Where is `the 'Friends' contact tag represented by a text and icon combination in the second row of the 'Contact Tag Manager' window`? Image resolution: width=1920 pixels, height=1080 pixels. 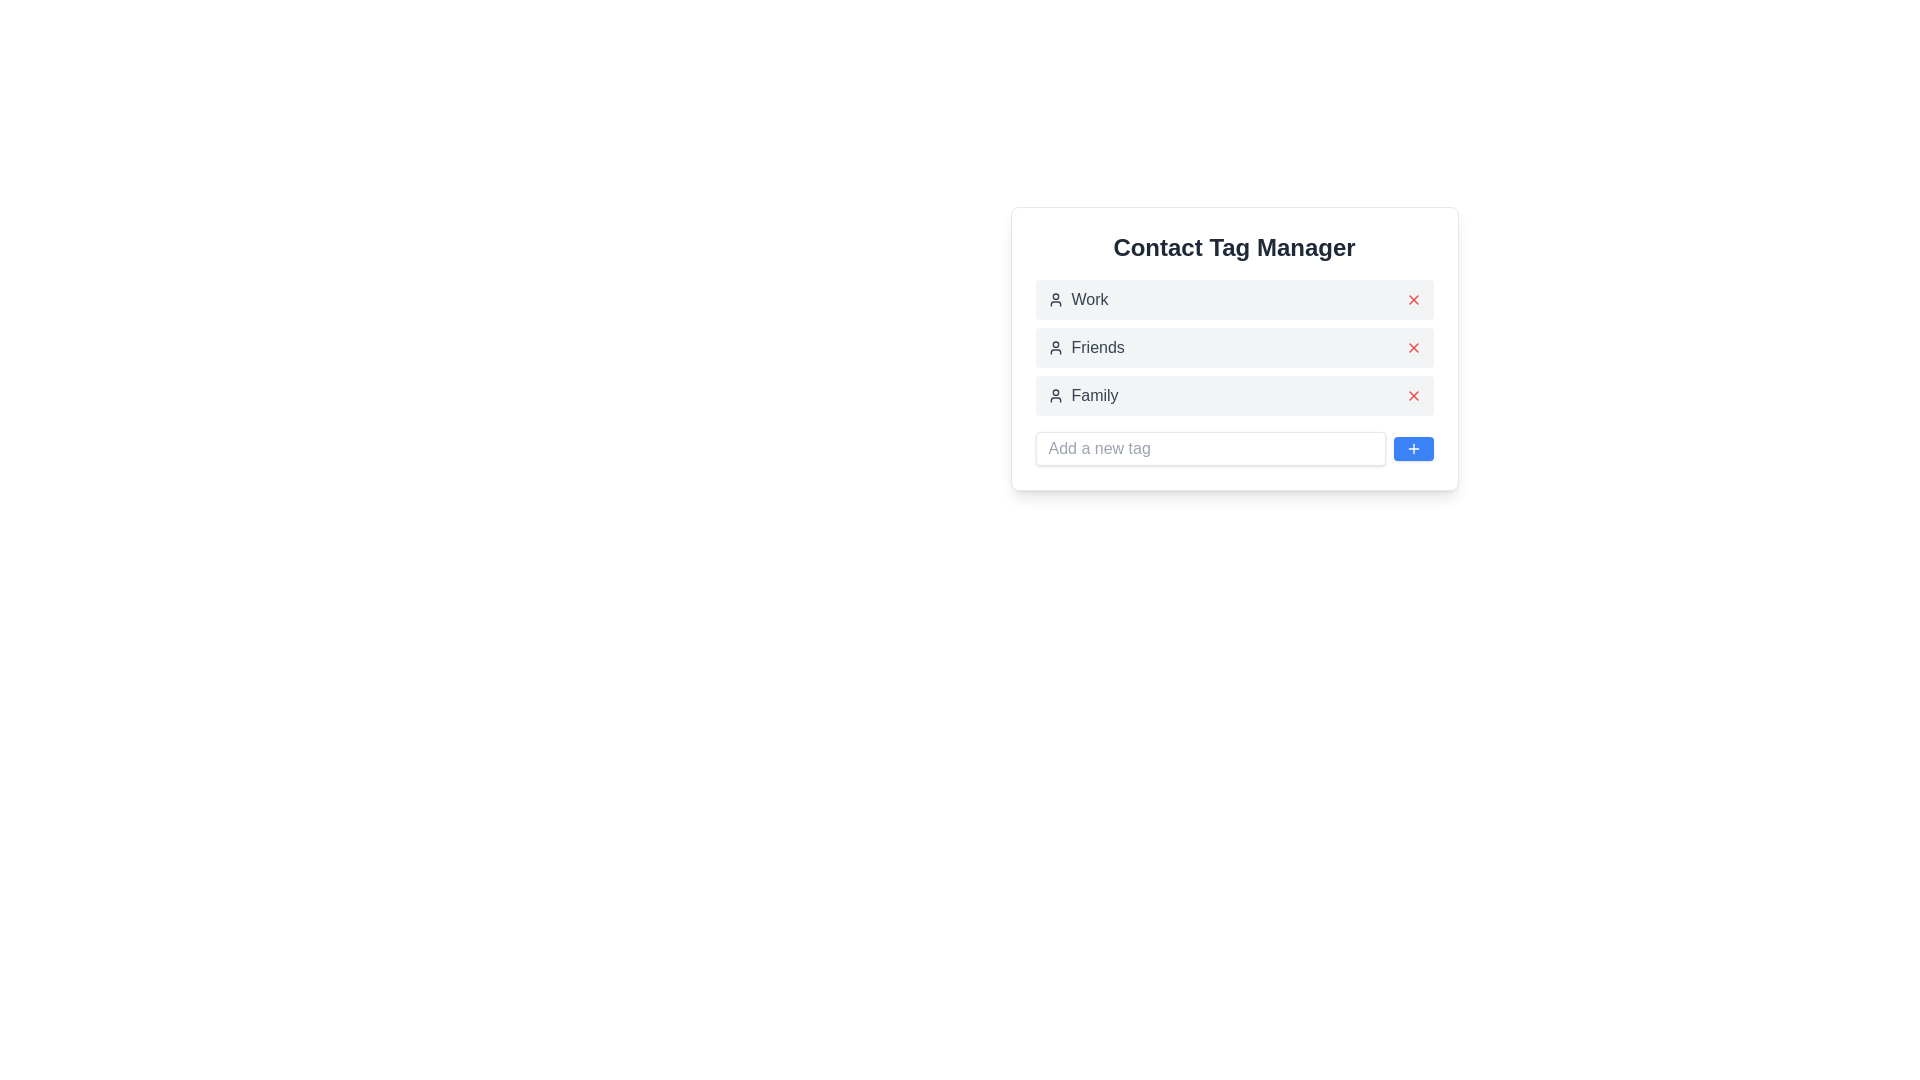
the 'Friends' contact tag represented by a text and icon combination in the second row of the 'Contact Tag Manager' window is located at coordinates (1085, 346).